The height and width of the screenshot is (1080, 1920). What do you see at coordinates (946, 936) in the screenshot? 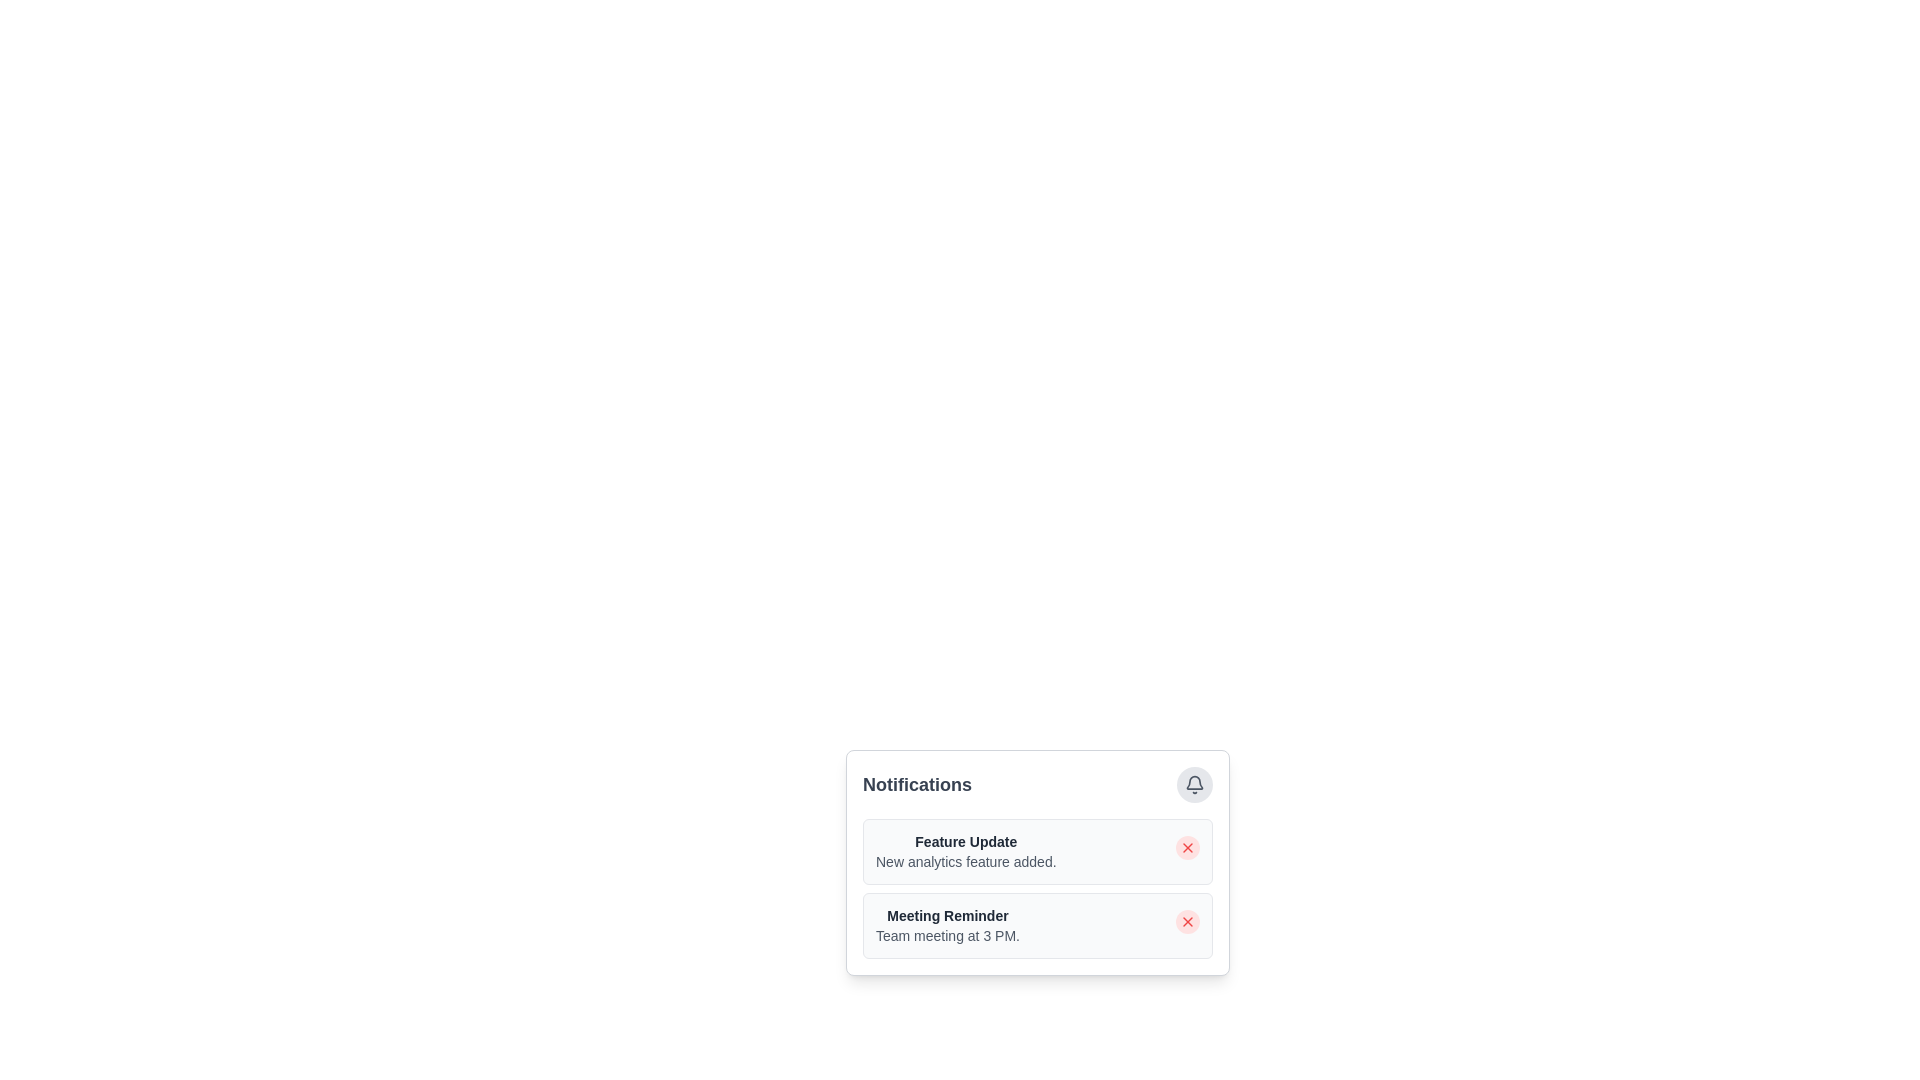
I see `the text label displaying 'Team meeting at 3 PM.' located in the bottom notification box below the 'Meeting Reminder' heading` at bounding box center [946, 936].